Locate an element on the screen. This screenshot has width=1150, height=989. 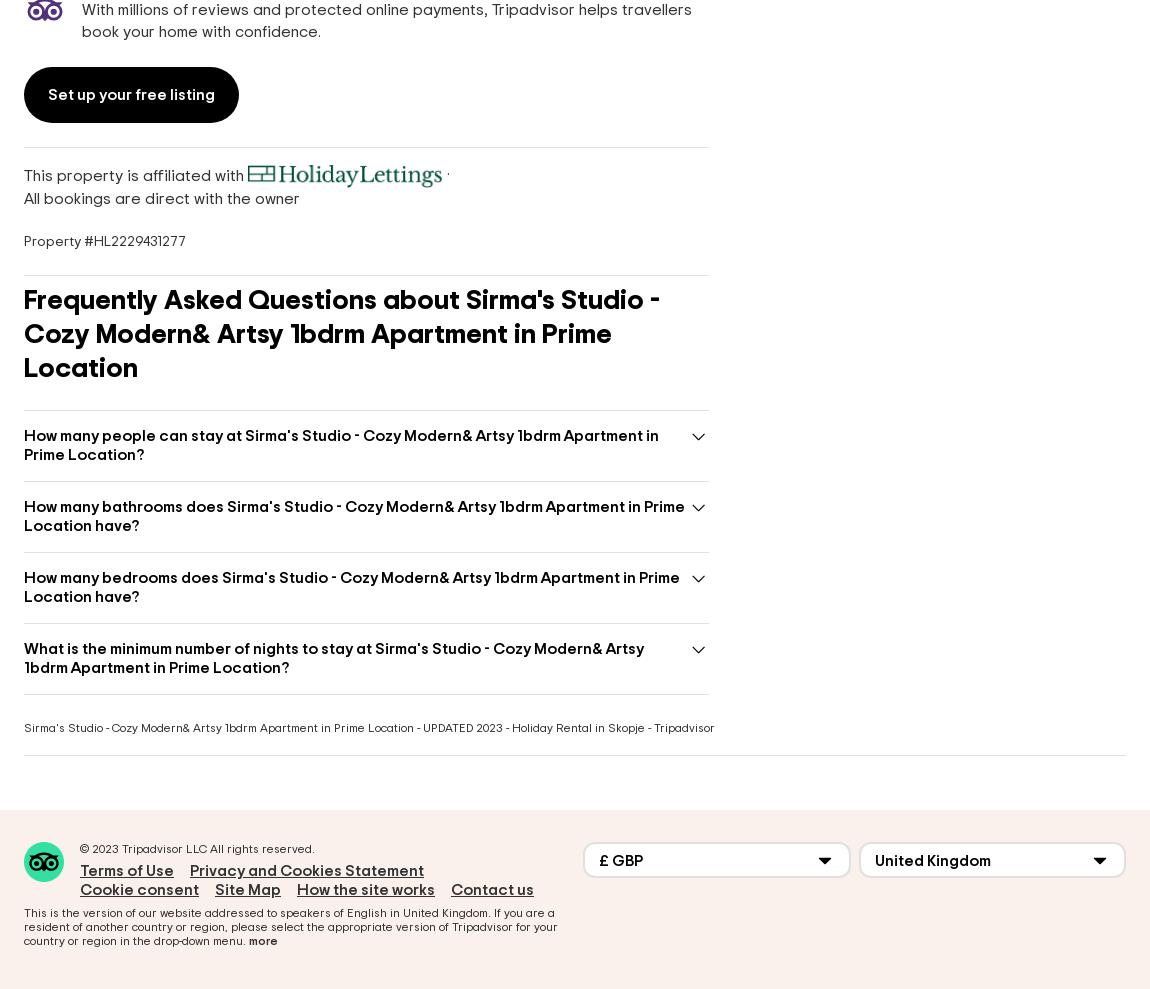
'£ GBP' is located at coordinates (620, 860).